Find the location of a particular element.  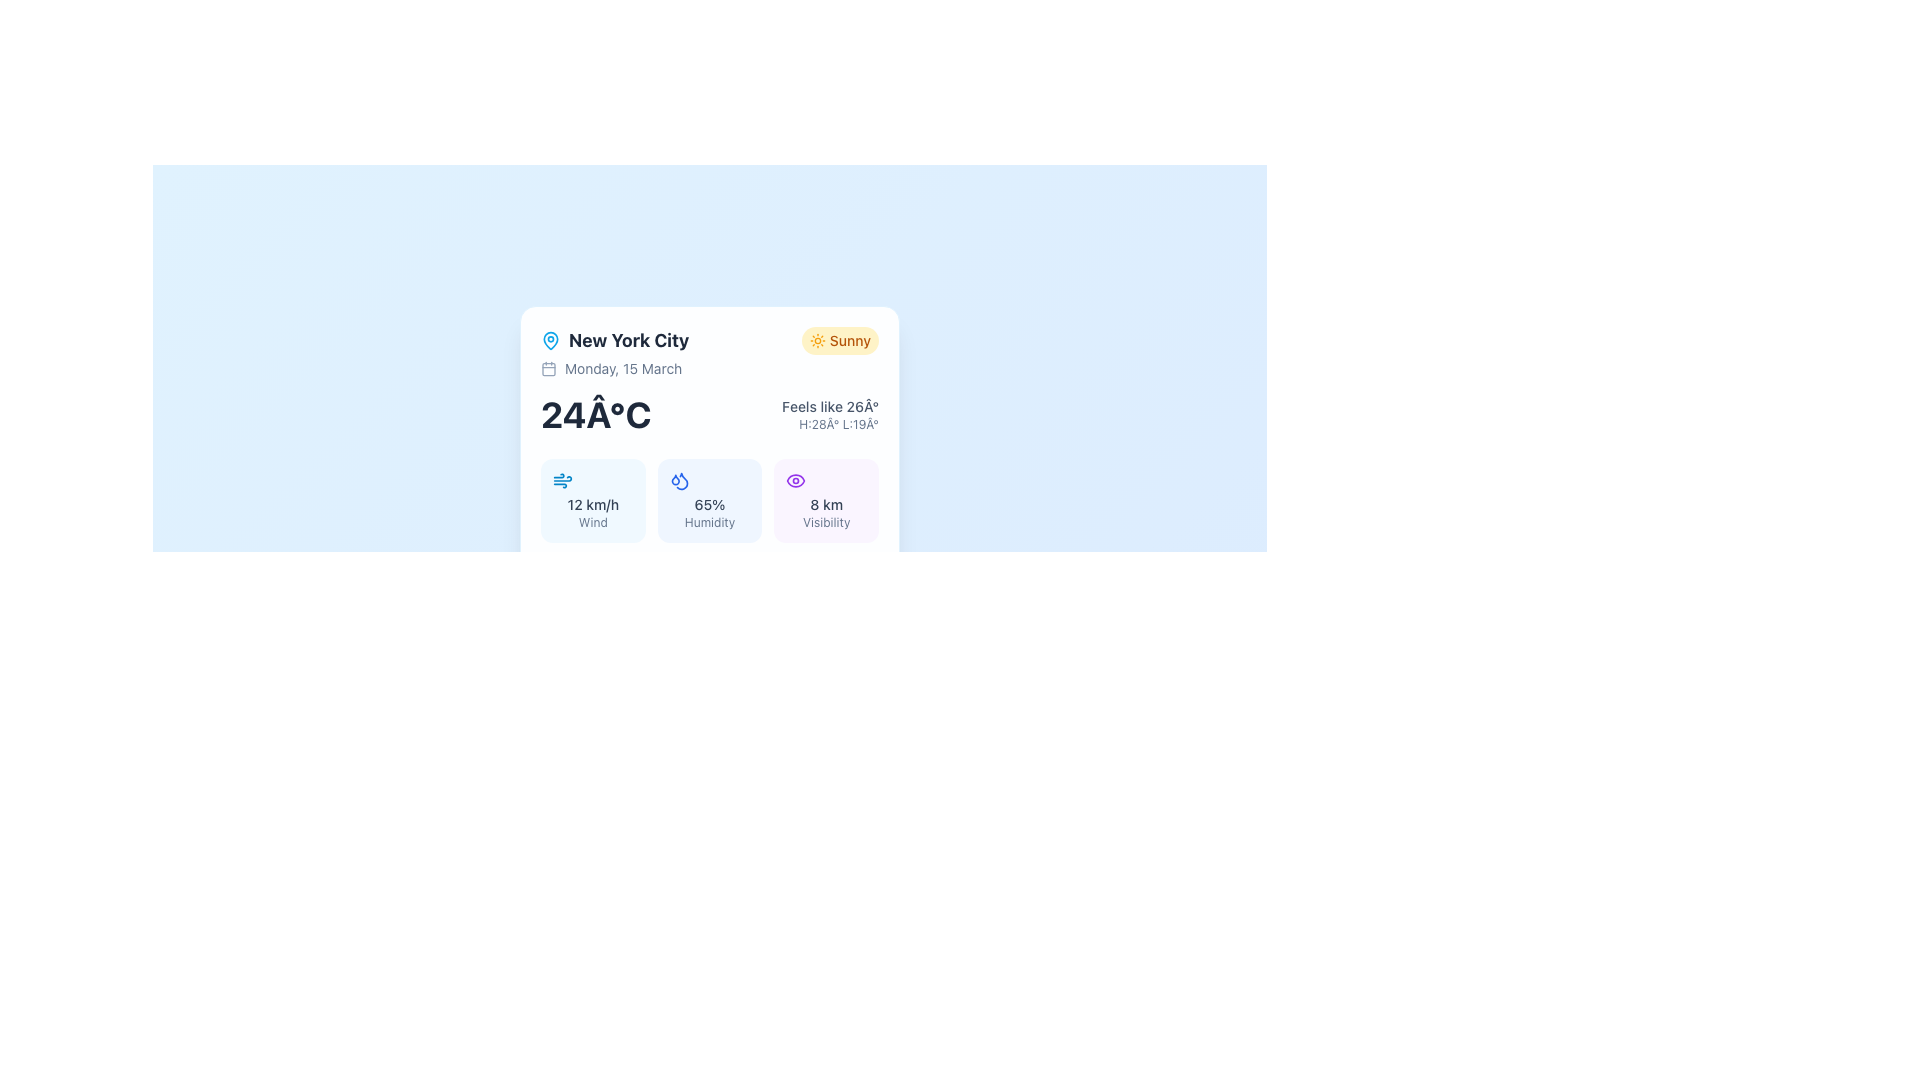

the humidity icon located above the '65% Humidity' text in the bottom-central section of the weather card is located at coordinates (679, 481).